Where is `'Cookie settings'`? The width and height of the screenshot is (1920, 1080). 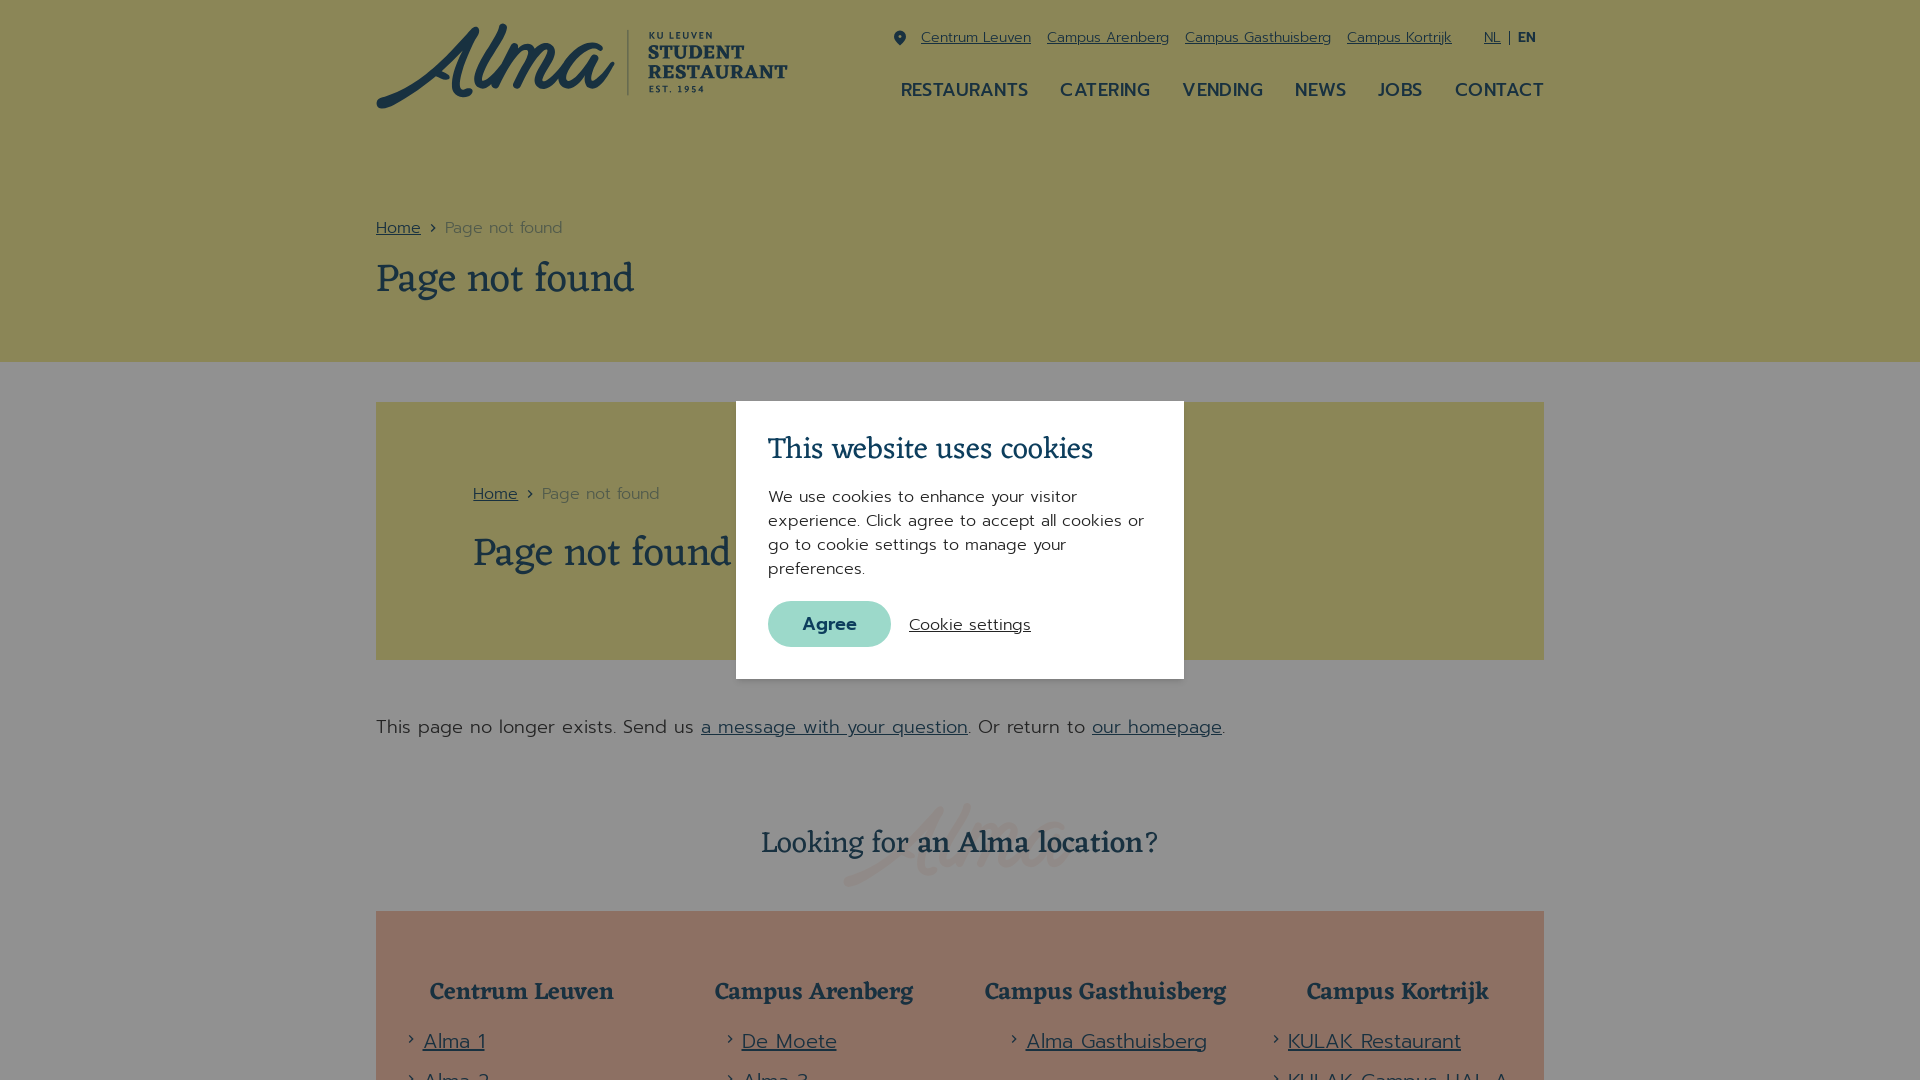 'Cookie settings' is located at coordinates (969, 623).